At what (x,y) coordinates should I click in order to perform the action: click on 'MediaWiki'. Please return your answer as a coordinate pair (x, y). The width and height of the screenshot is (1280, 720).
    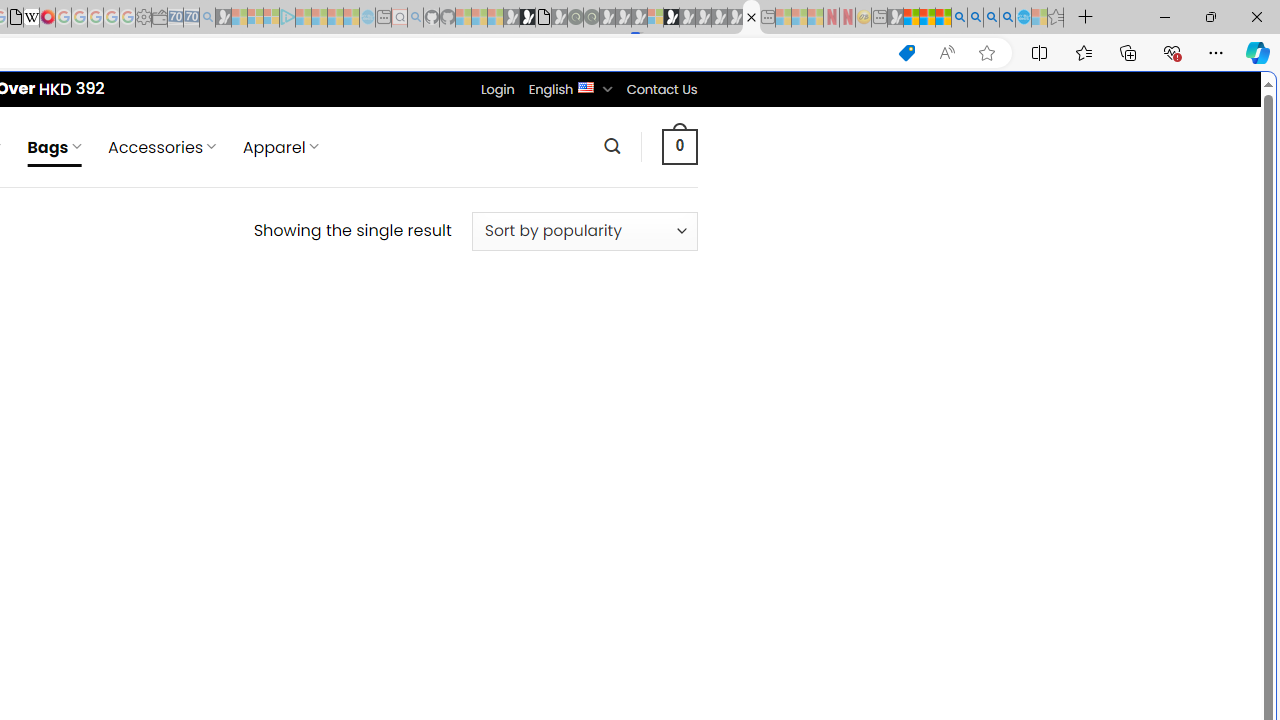
    Looking at the image, I should click on (47, 17).